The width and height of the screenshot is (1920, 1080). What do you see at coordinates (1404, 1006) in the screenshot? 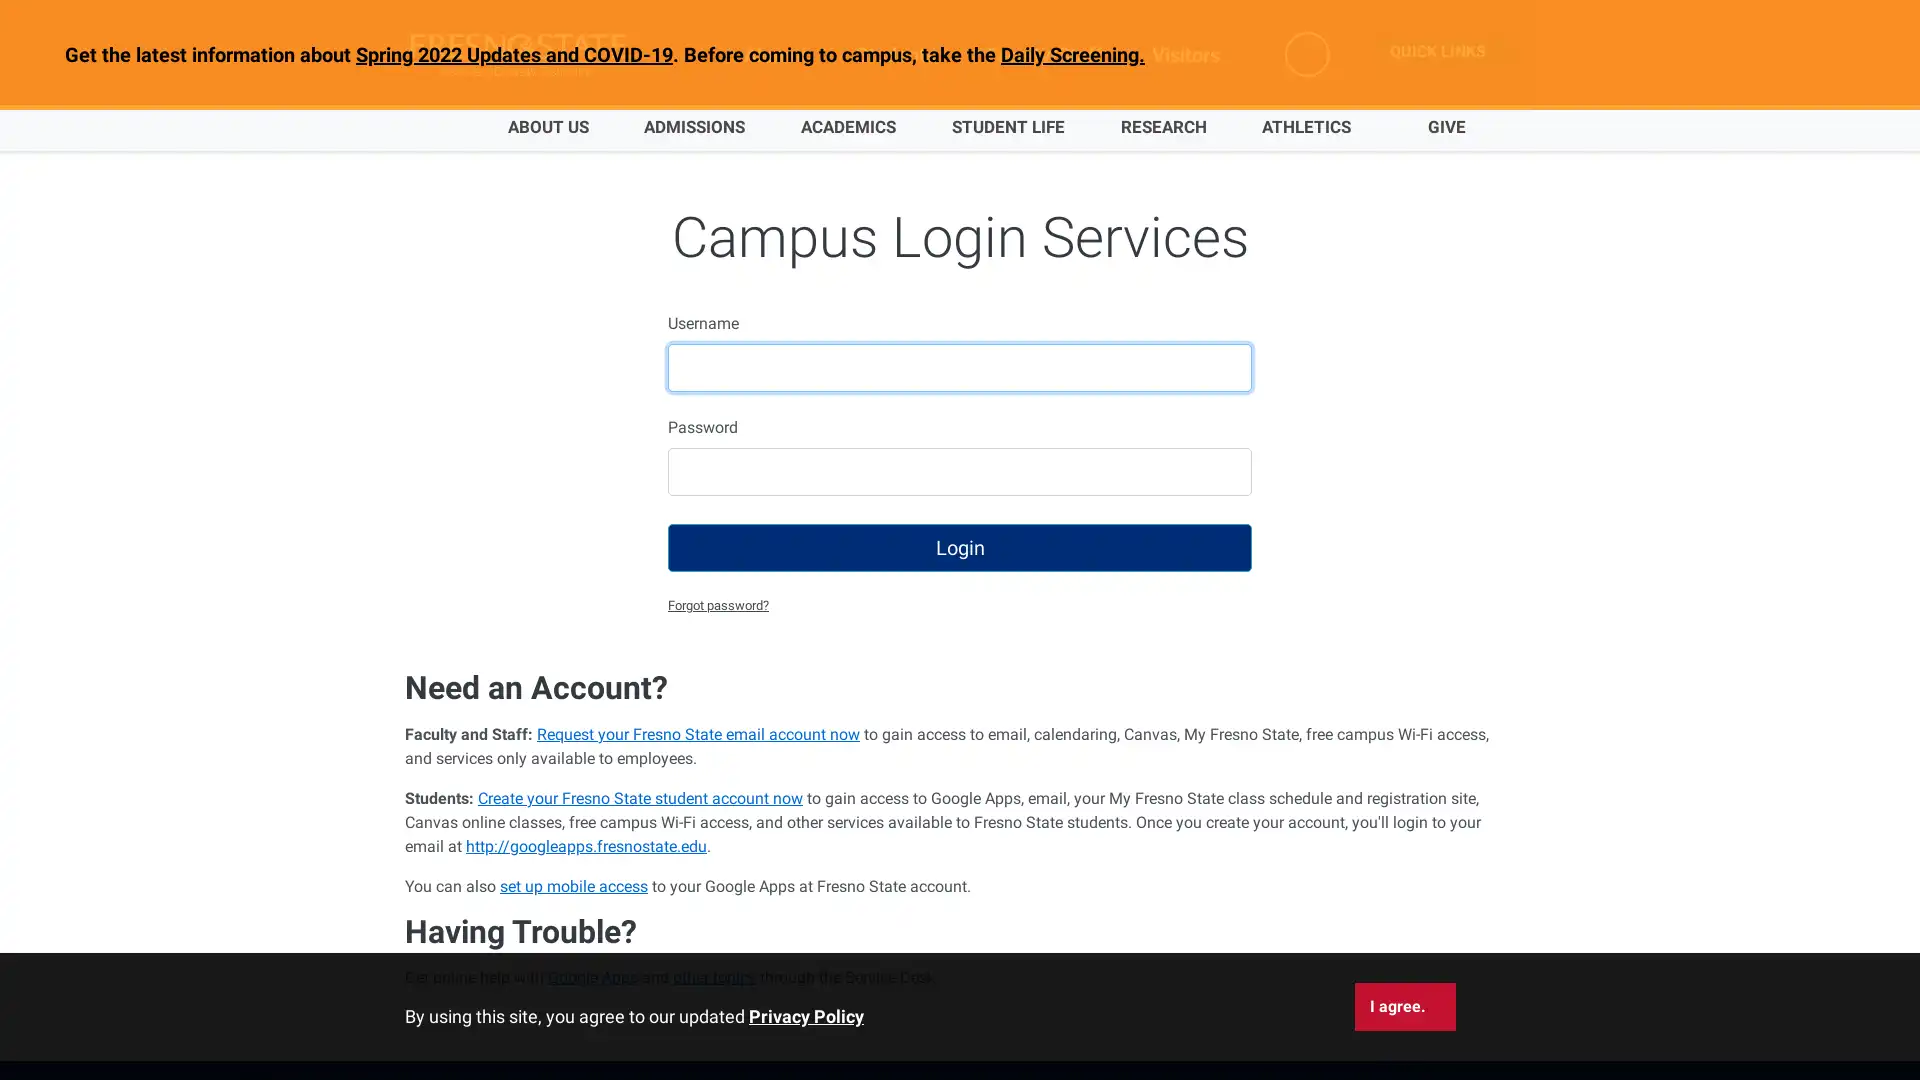
I see `dismiss cookie message` at bounding box center [1404, 1006].